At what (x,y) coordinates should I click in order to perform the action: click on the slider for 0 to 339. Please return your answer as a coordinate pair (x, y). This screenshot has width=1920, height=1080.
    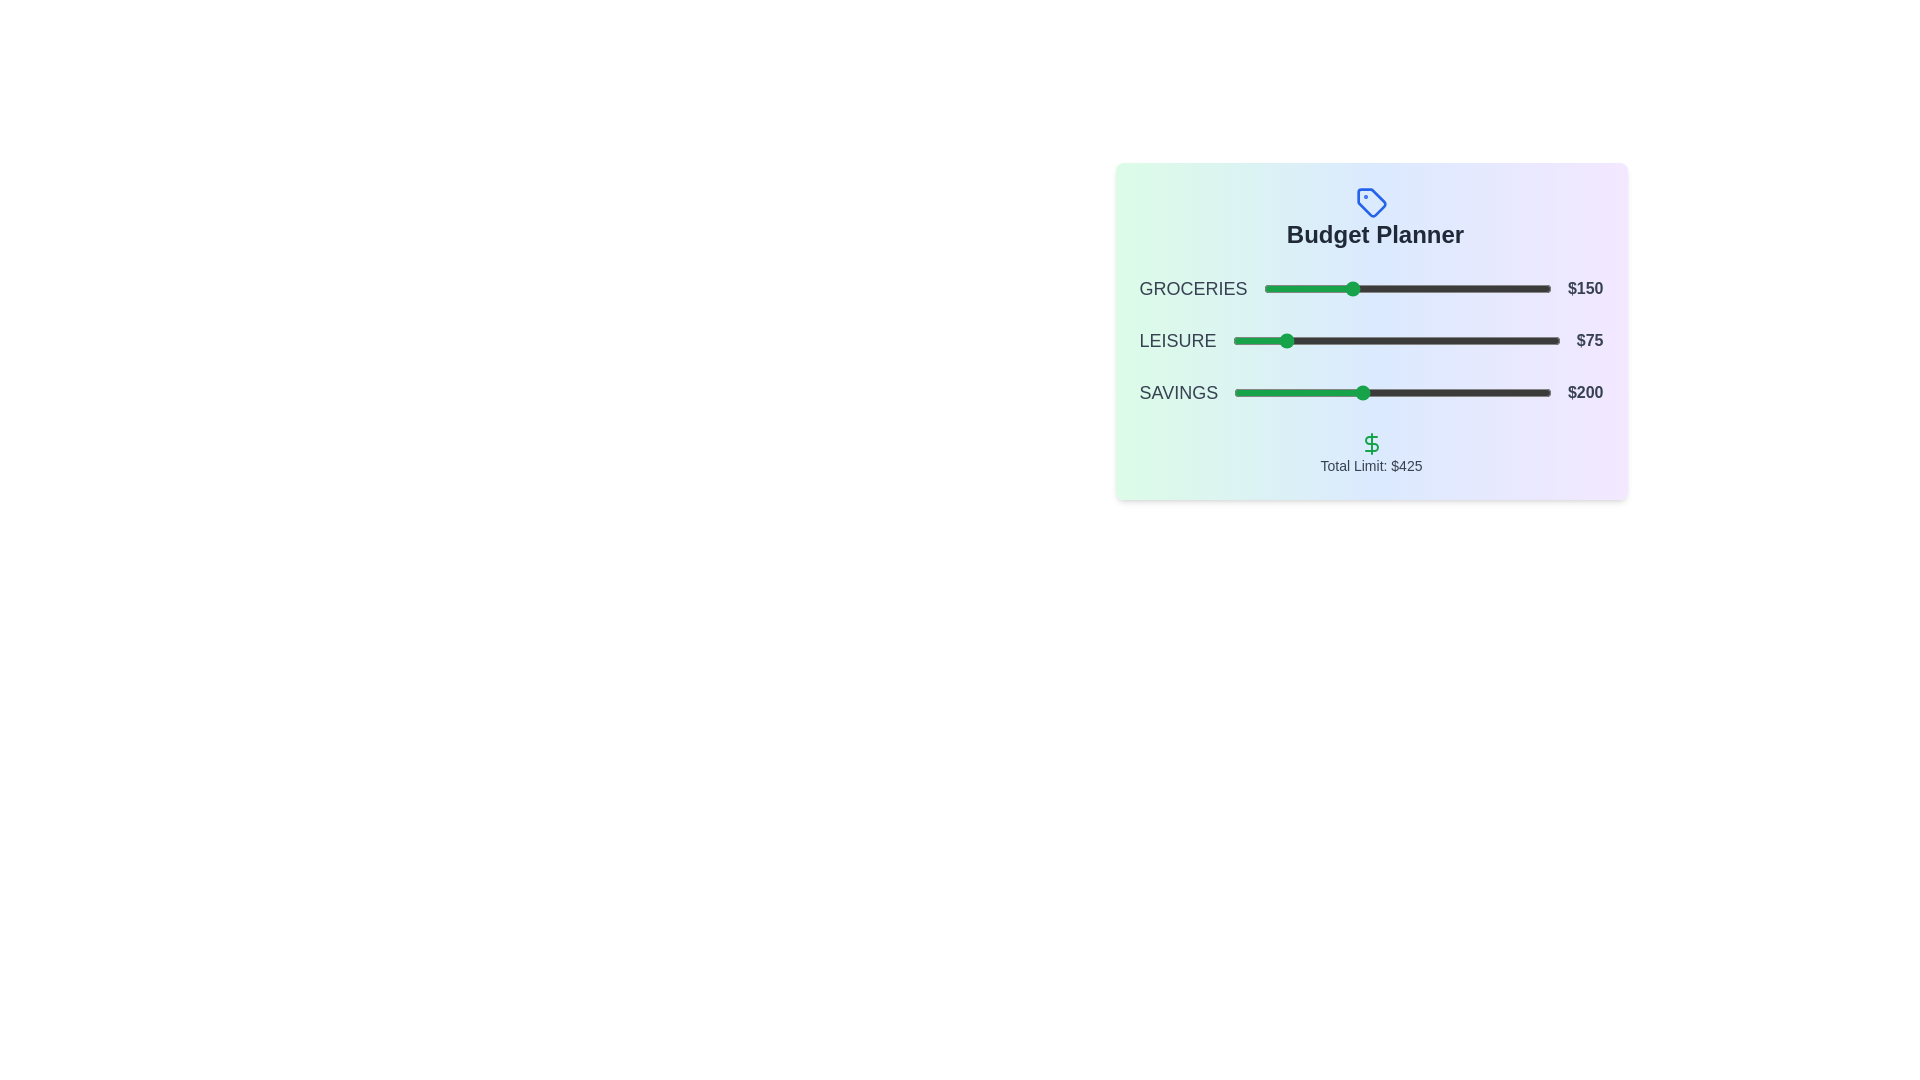
    Looking at the image, I should click on (1459, 289).